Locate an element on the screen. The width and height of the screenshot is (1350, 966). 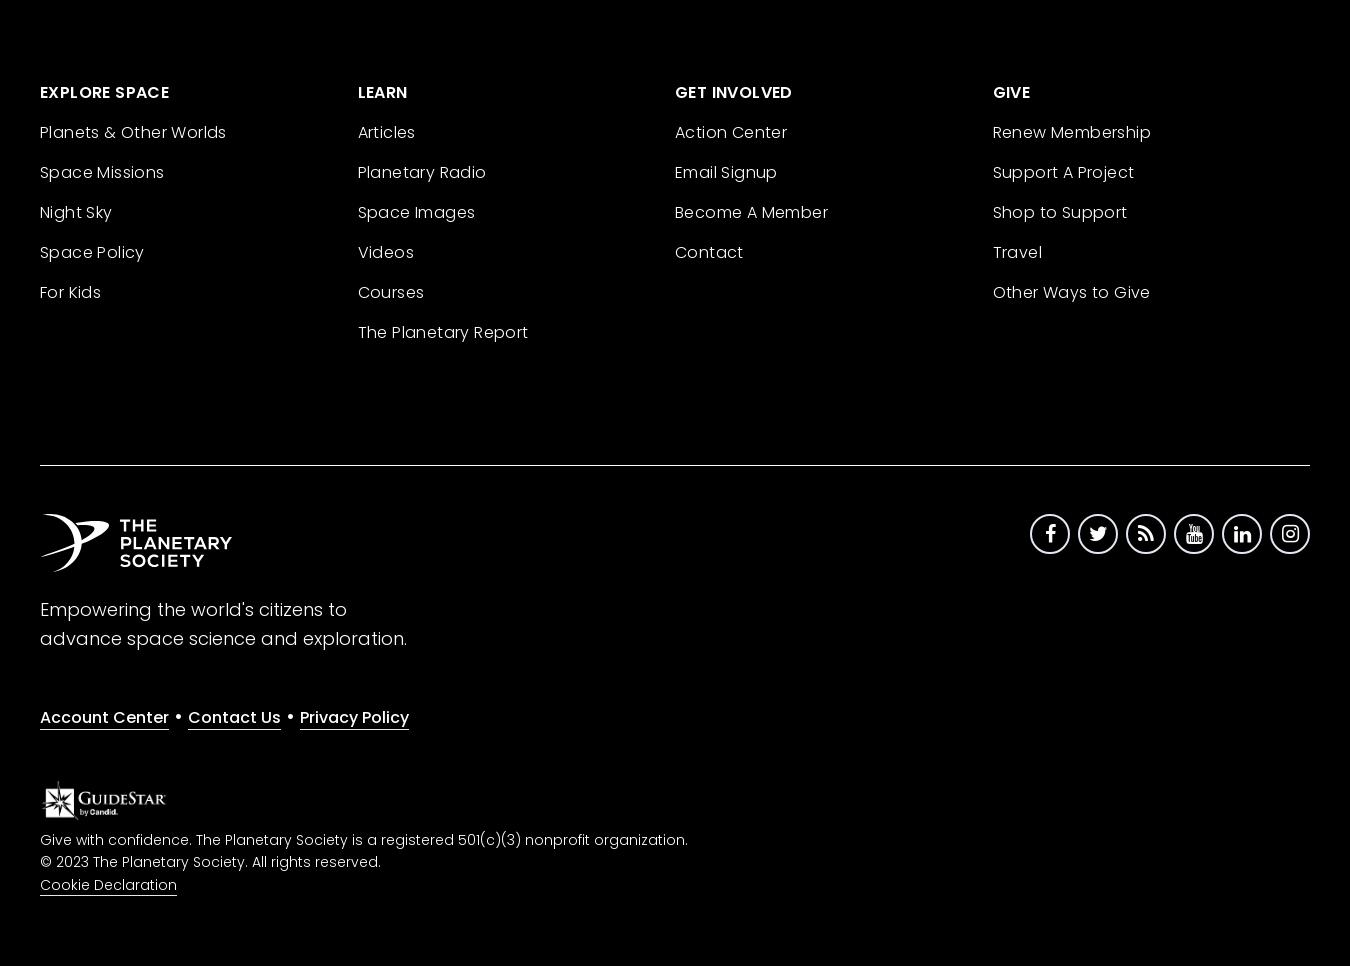
'Email Signup' is located at coordinates (725, 170).